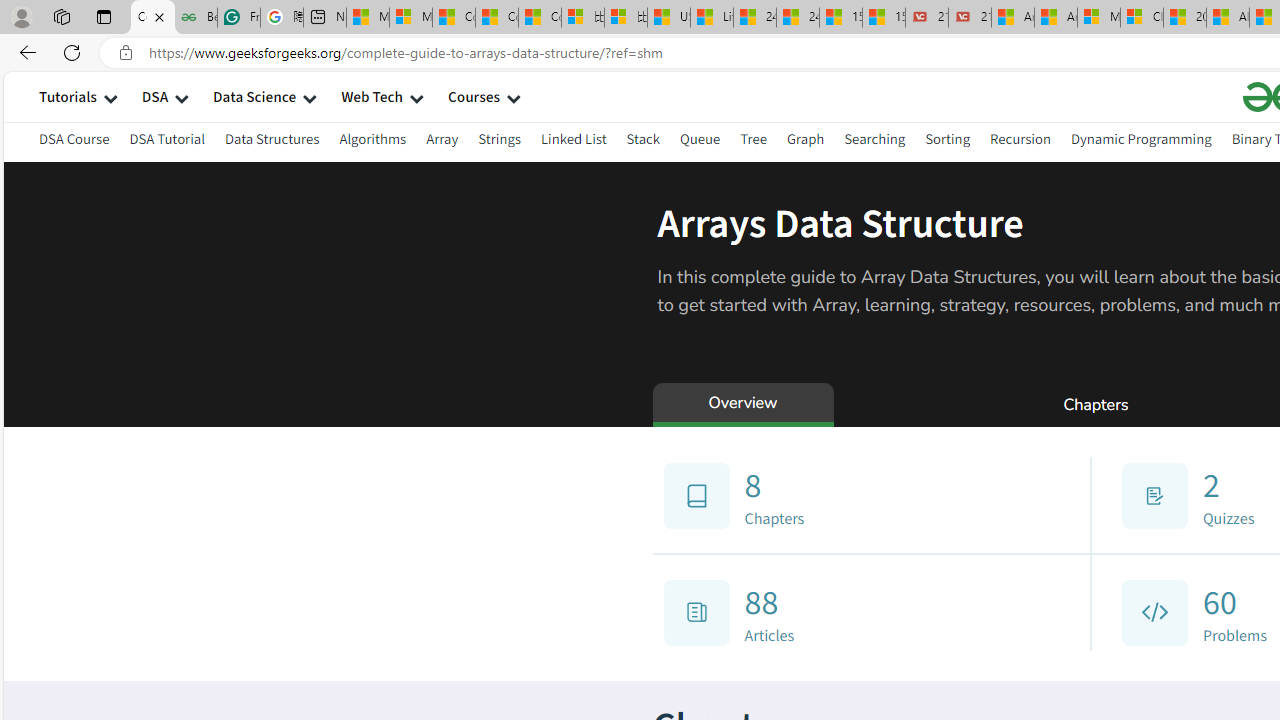 Image resolution: width=1280 pixels, height=720 pixels. What do you see at coordinates (969, 17) in the screenshot?
I see `'21 Movies That Outdid the Books They Were Based On'` at bounding box center [969, 17].